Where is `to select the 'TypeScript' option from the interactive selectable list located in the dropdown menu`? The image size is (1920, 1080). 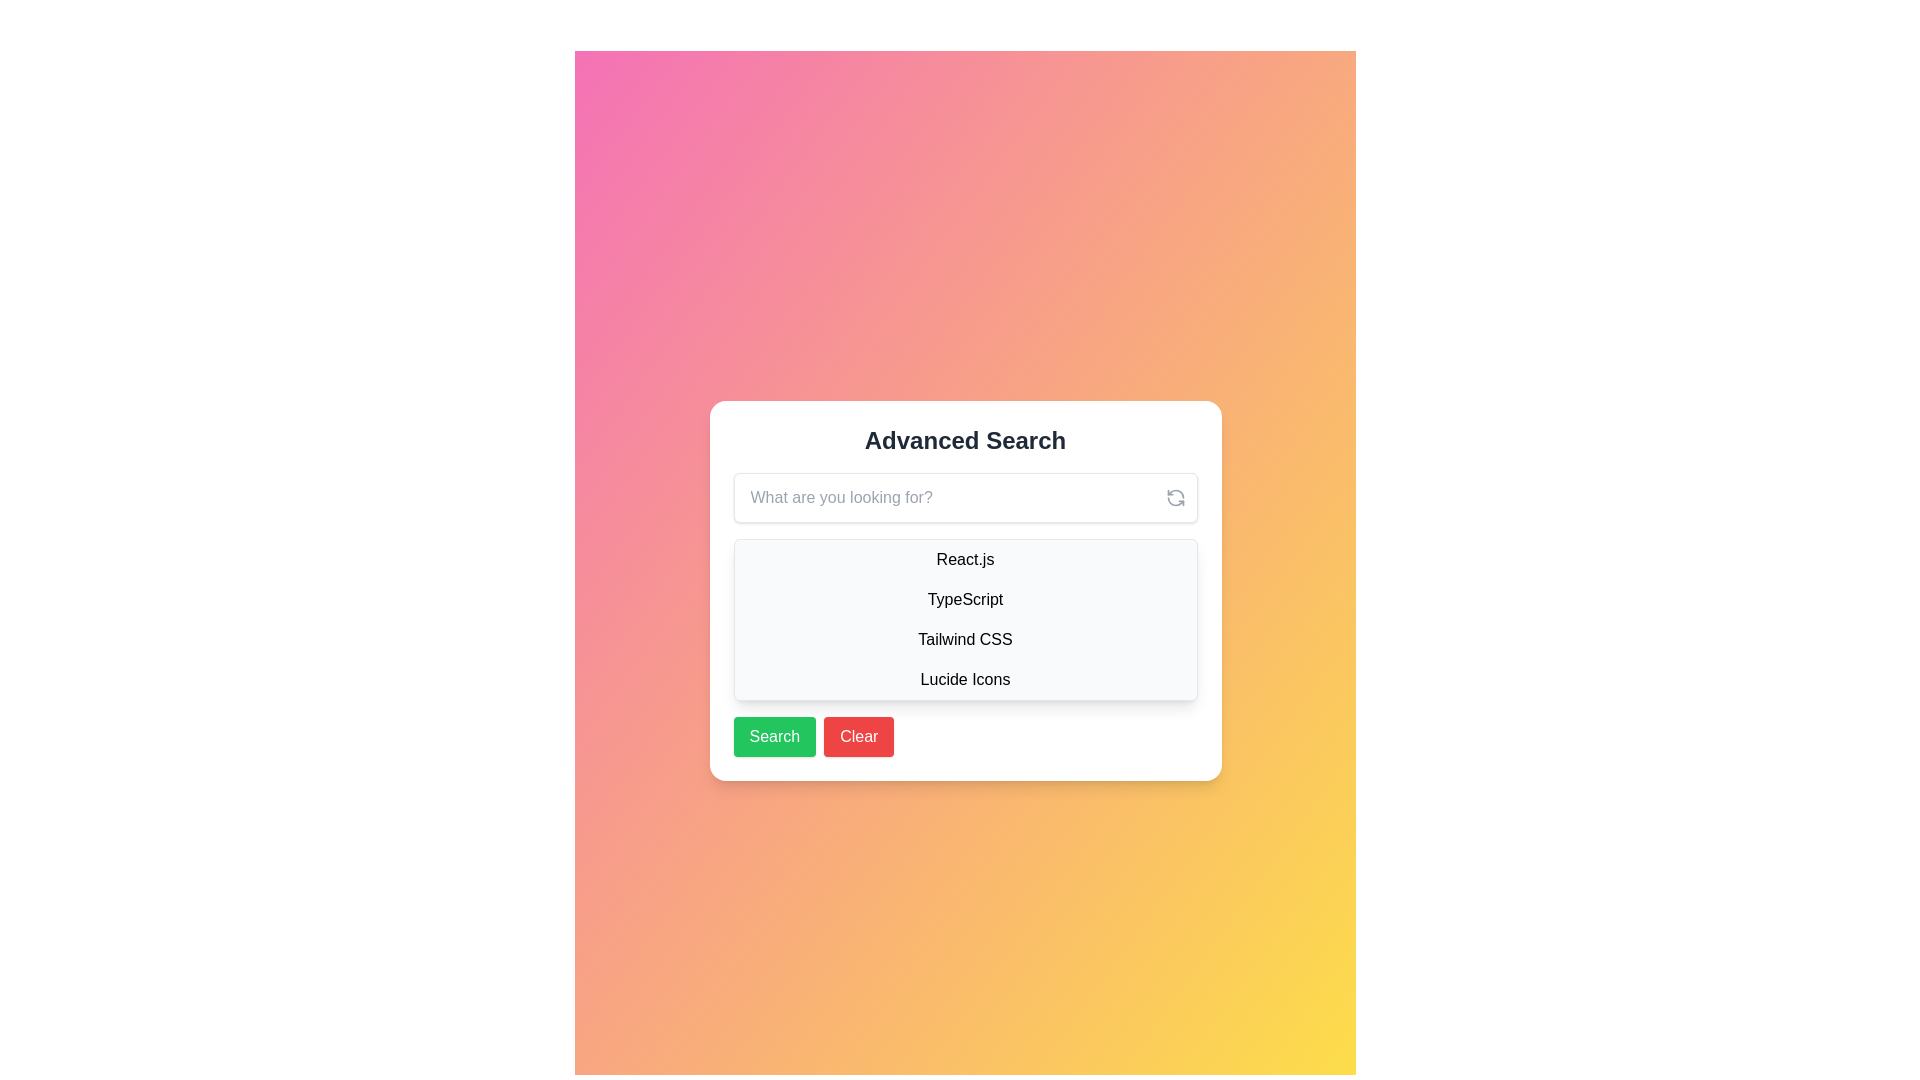 to select the 'TypeScript' option from the interactive selectable list located in the dropdown menu is located at coordinates (965, 599).